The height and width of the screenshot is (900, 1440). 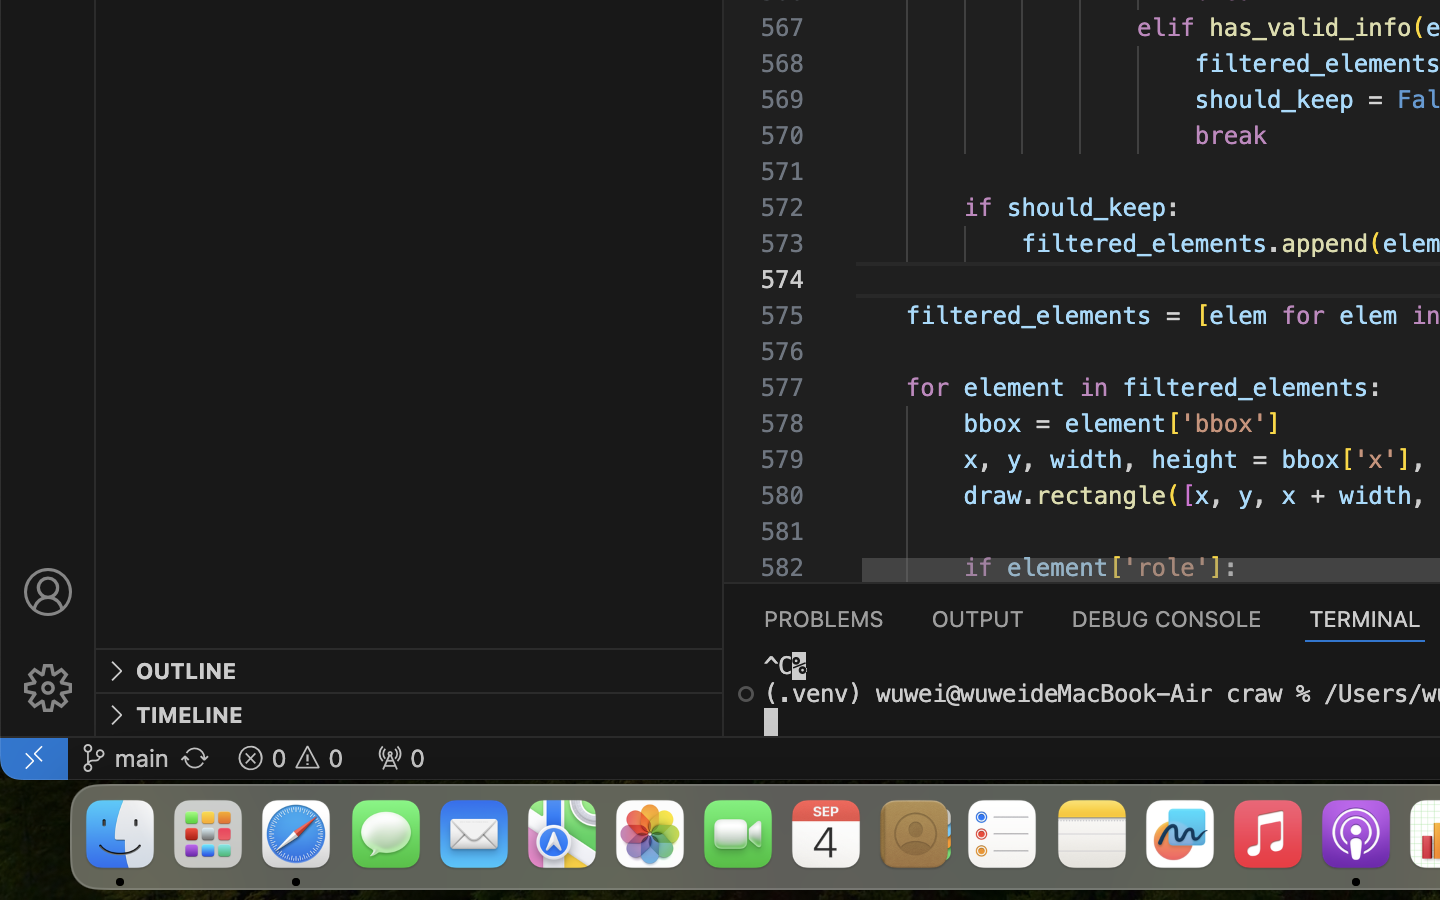 What do you see at coordinates (745, 692) in the screenshot?
I see `''` at bounding box center [745, 692].